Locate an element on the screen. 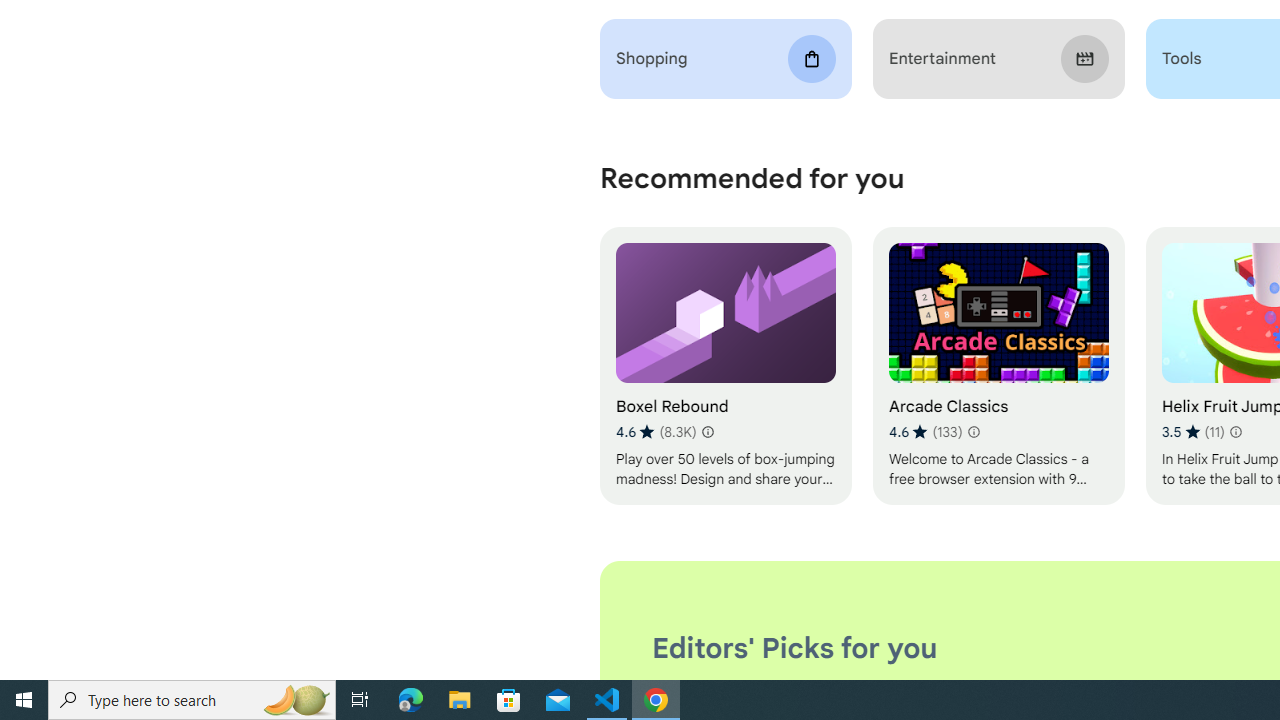  'Entertainment' is located at coordinates (998, 58).